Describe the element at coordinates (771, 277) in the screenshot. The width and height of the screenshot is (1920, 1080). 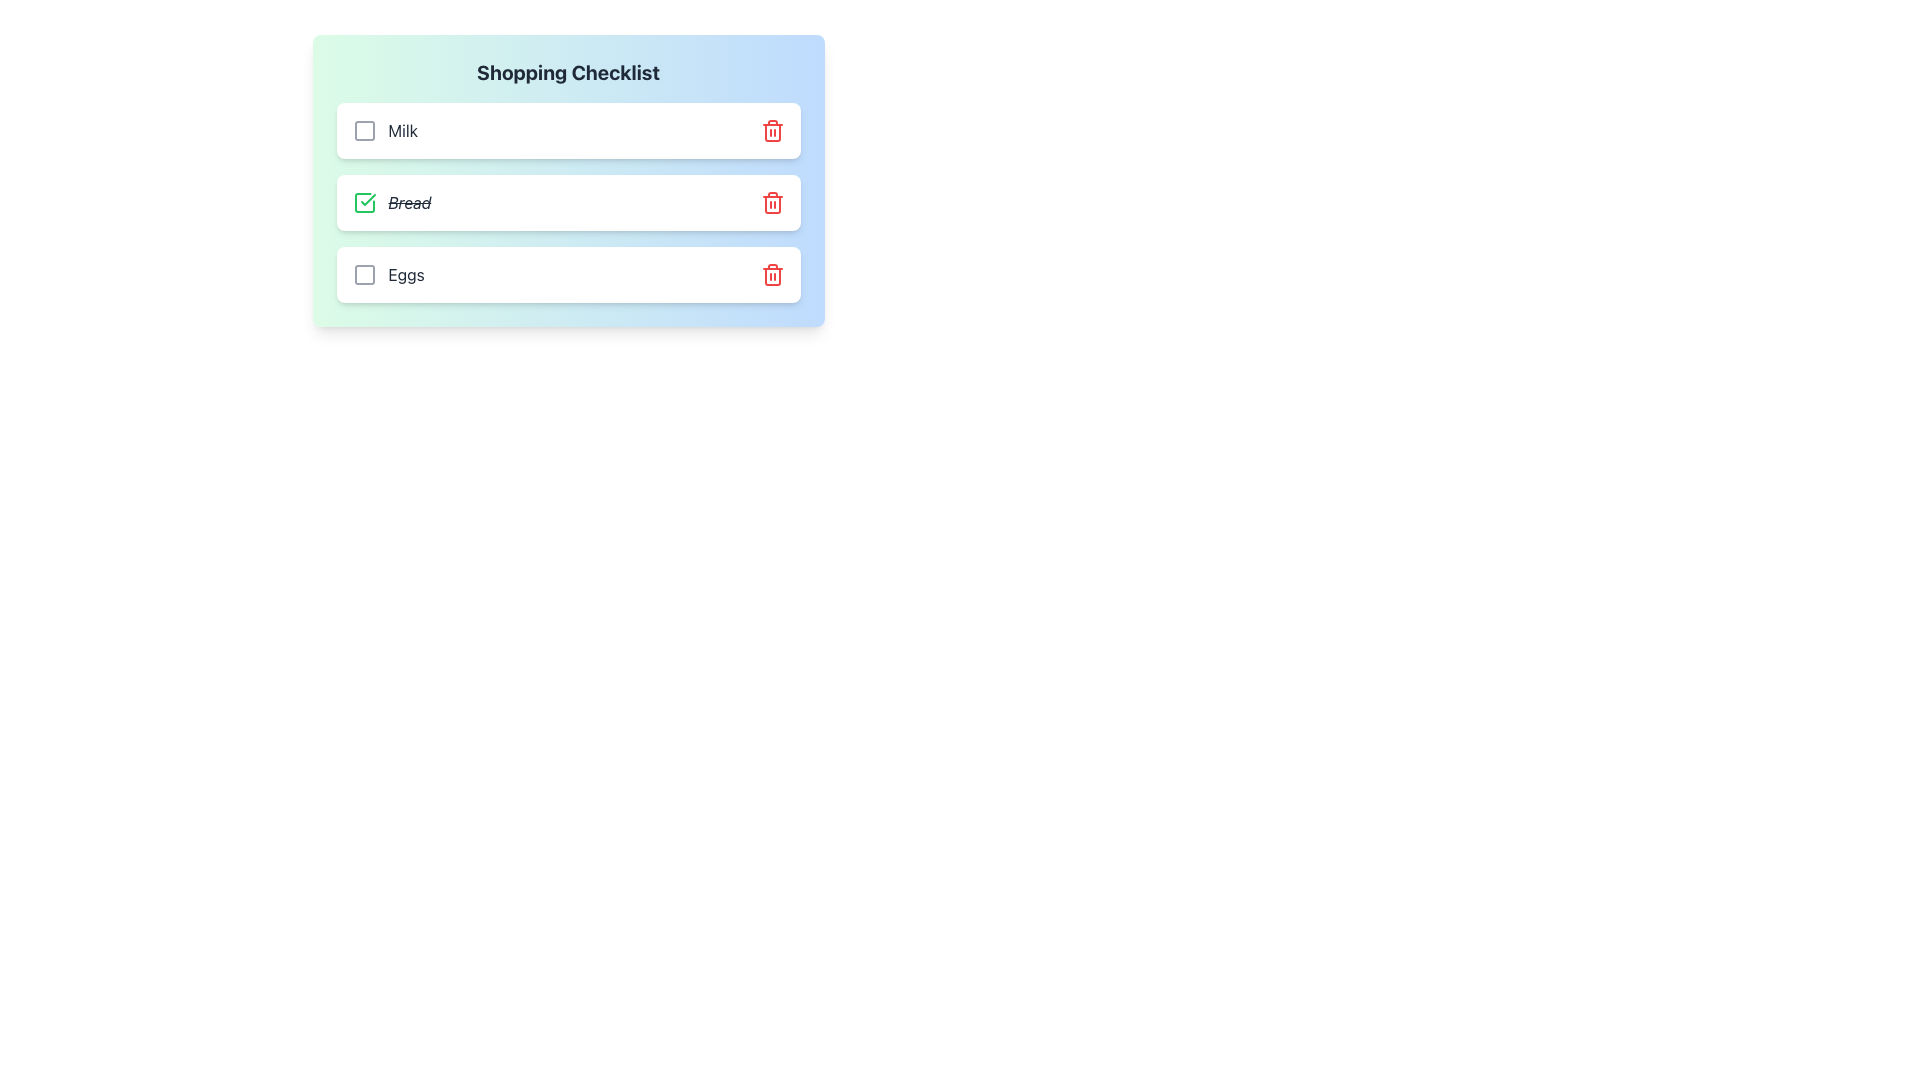
I see `the red trash bin icon located on the right side of the 'Bread' item in the shopping checklist` at that location.